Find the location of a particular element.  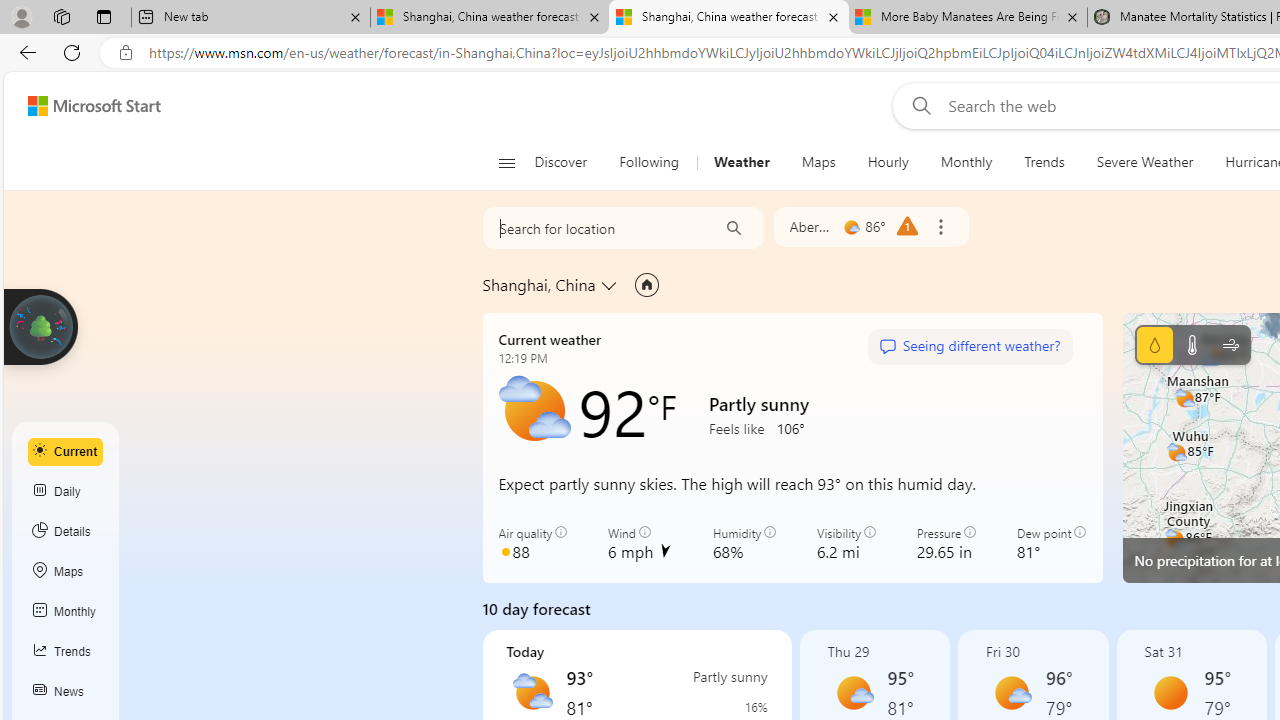

'Web search' is located at coordinates (916, 105).